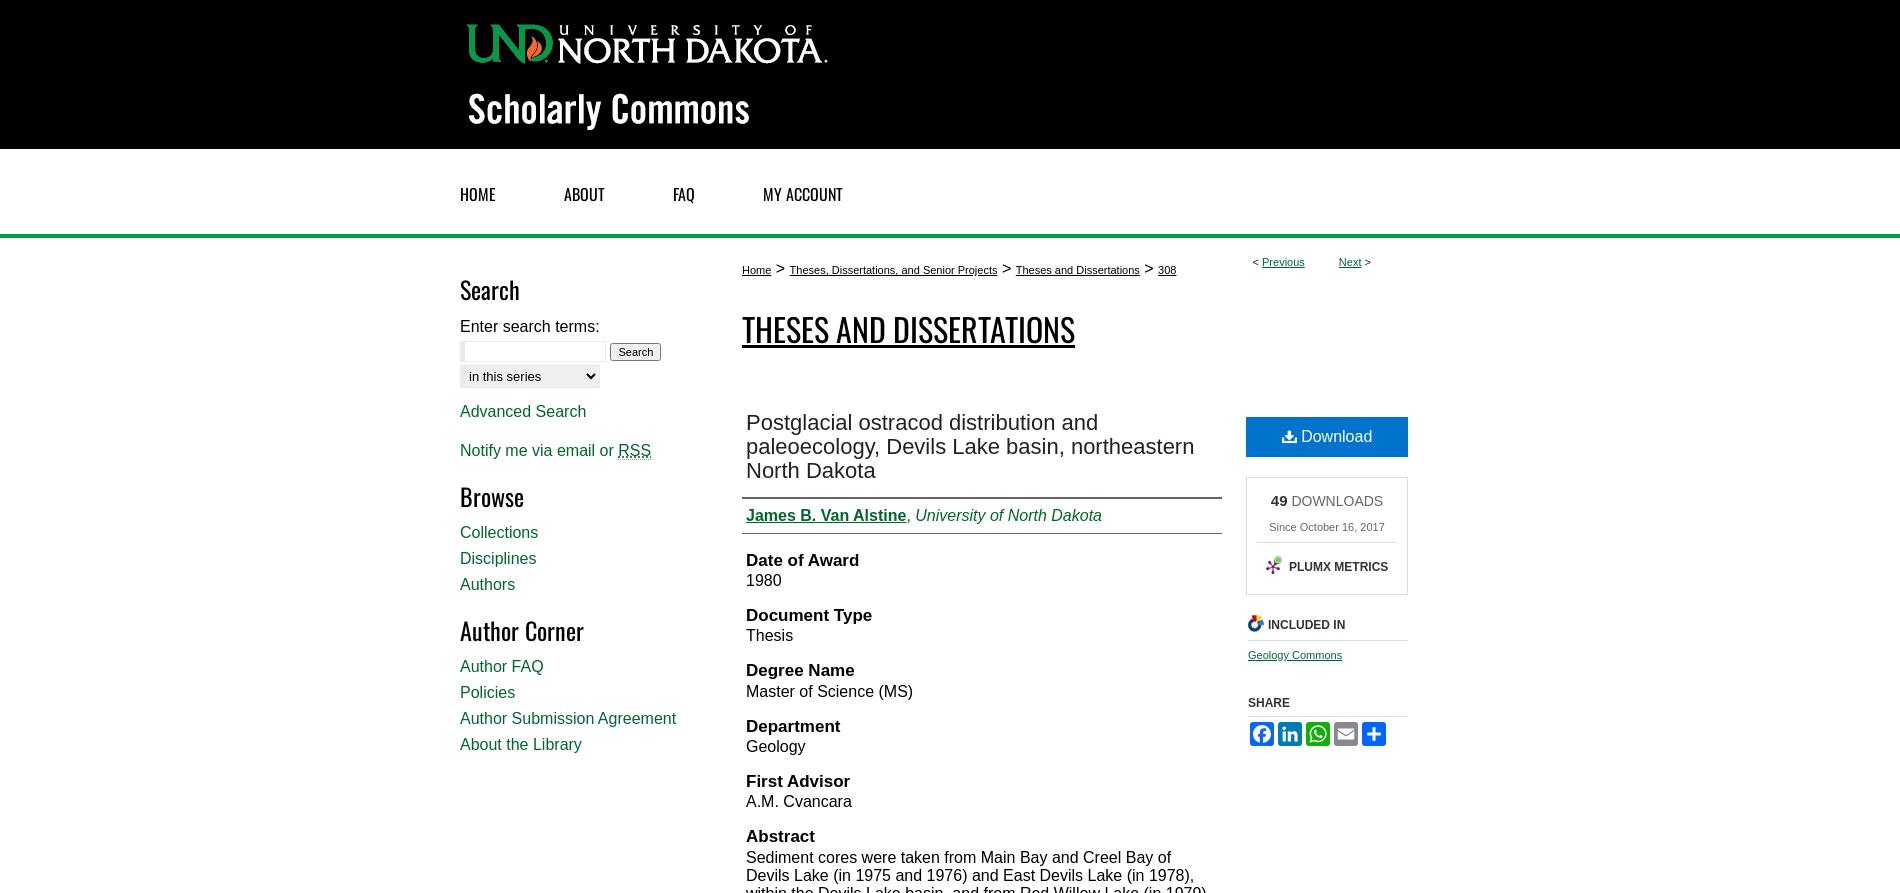 The image size is (1900, 893). What do you see at coordinates (684, 192) in the screenshot?
I see `'FAQ'` at bounding box center [684, 192].